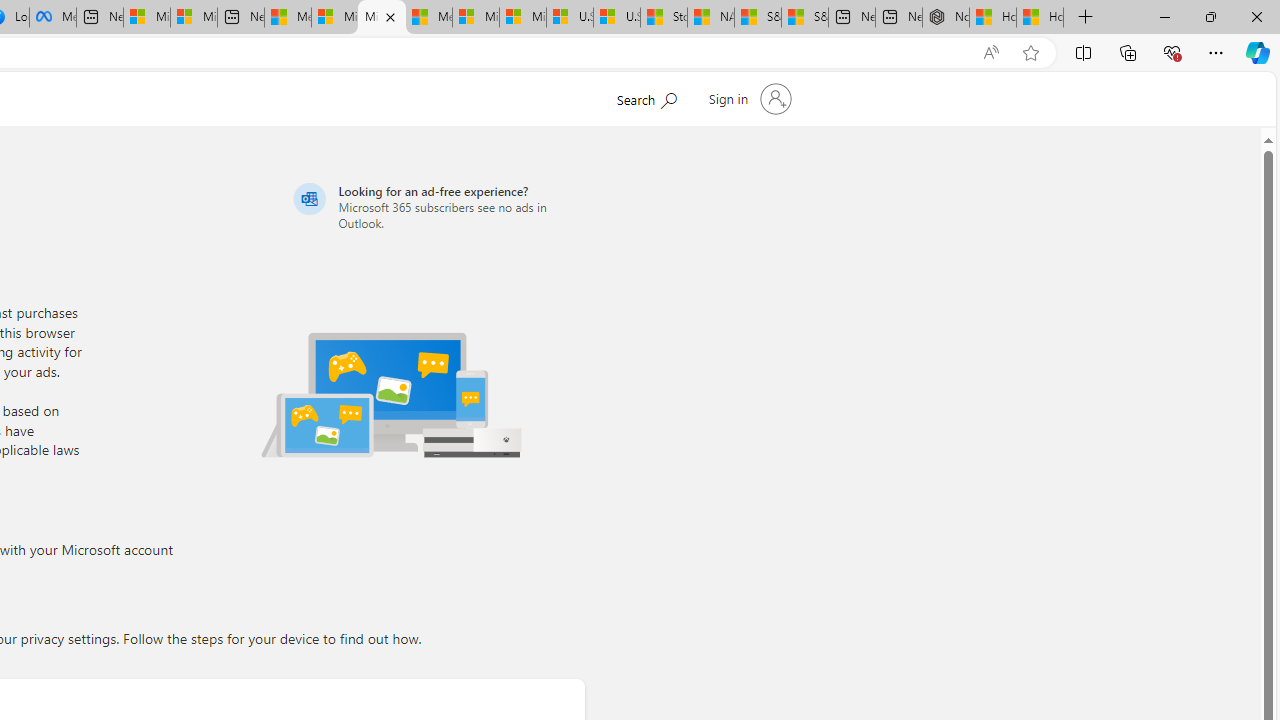  I want to click on 'How to Use a Monitor With Your Closed Laptop', so click(1040, 17).